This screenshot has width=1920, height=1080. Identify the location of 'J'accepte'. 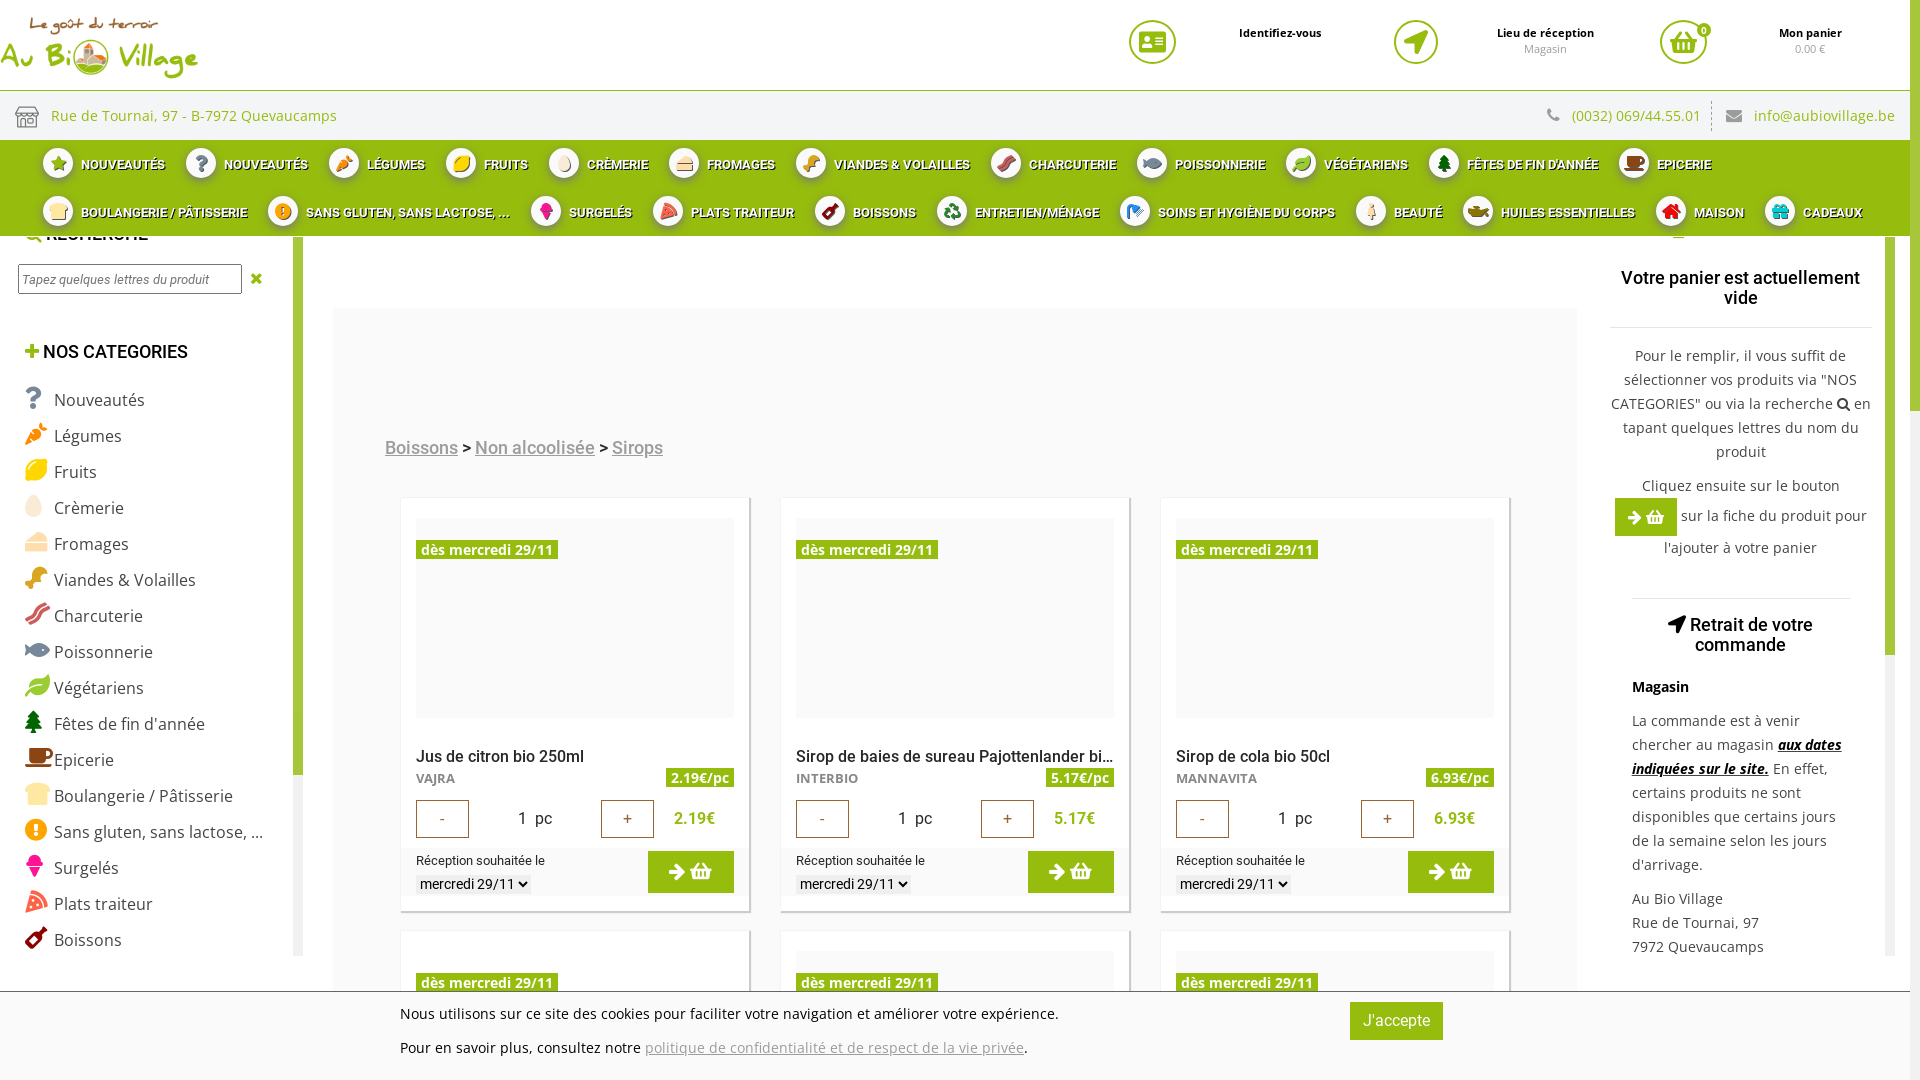
(1395, 1021).